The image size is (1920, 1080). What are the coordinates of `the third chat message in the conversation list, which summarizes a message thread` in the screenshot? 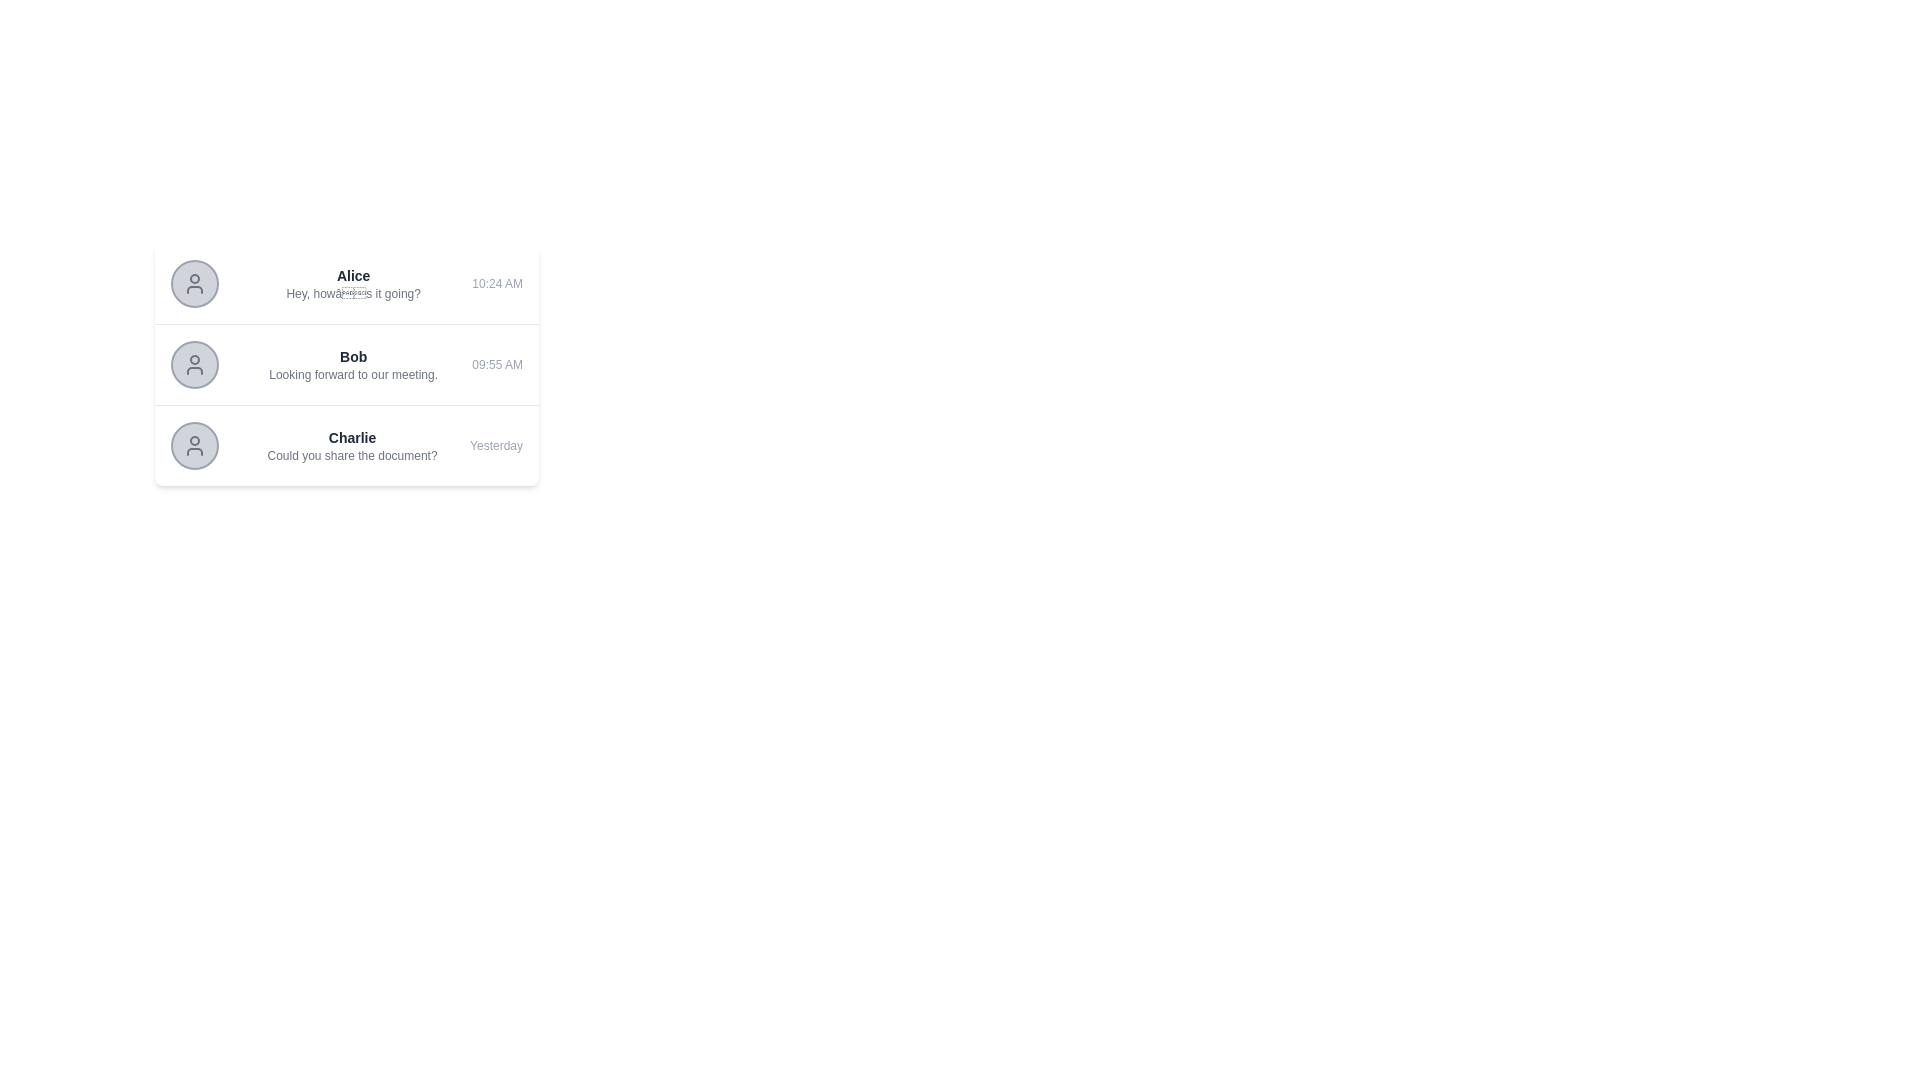 It's located at (346, 445).